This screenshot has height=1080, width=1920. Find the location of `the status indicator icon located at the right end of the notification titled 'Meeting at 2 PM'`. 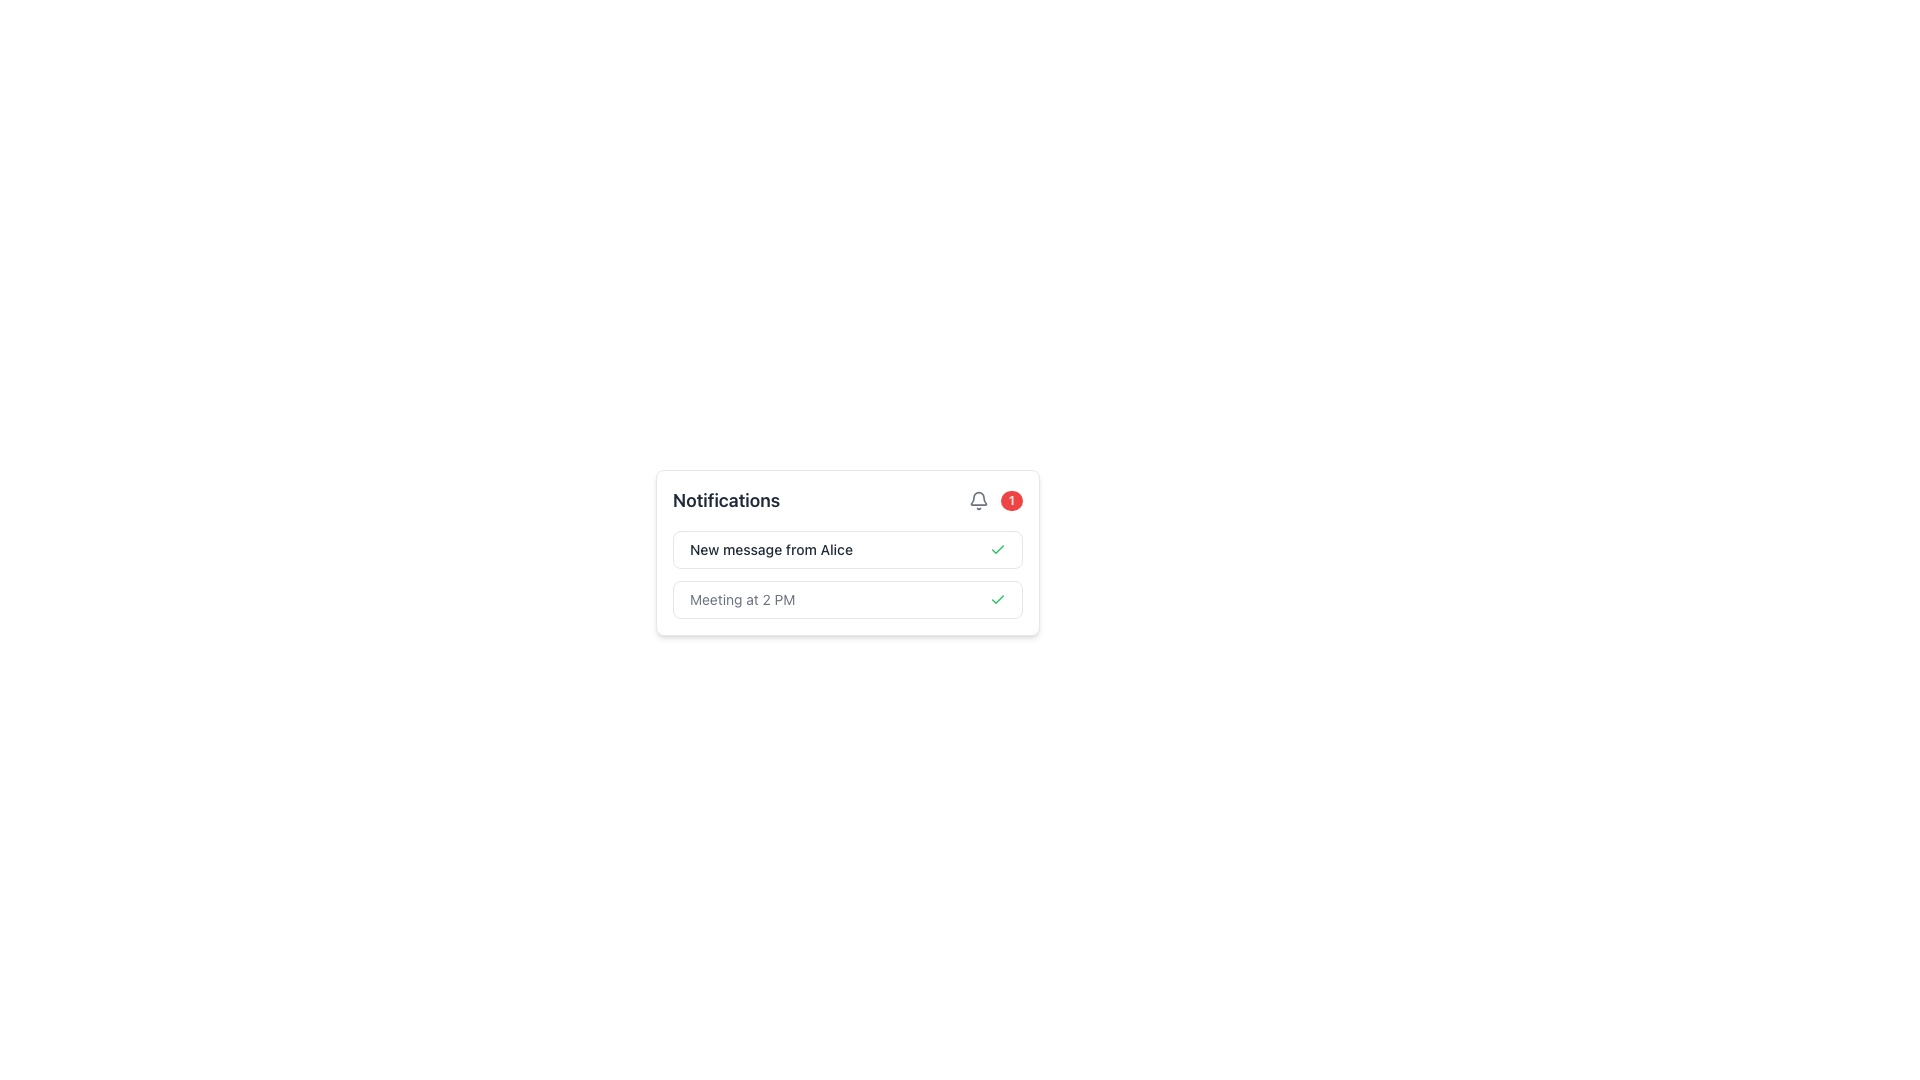

the status indicator icon located at the right end of the notification titled 'Meeting at 2 PM' is located at coordinates (998, 599).